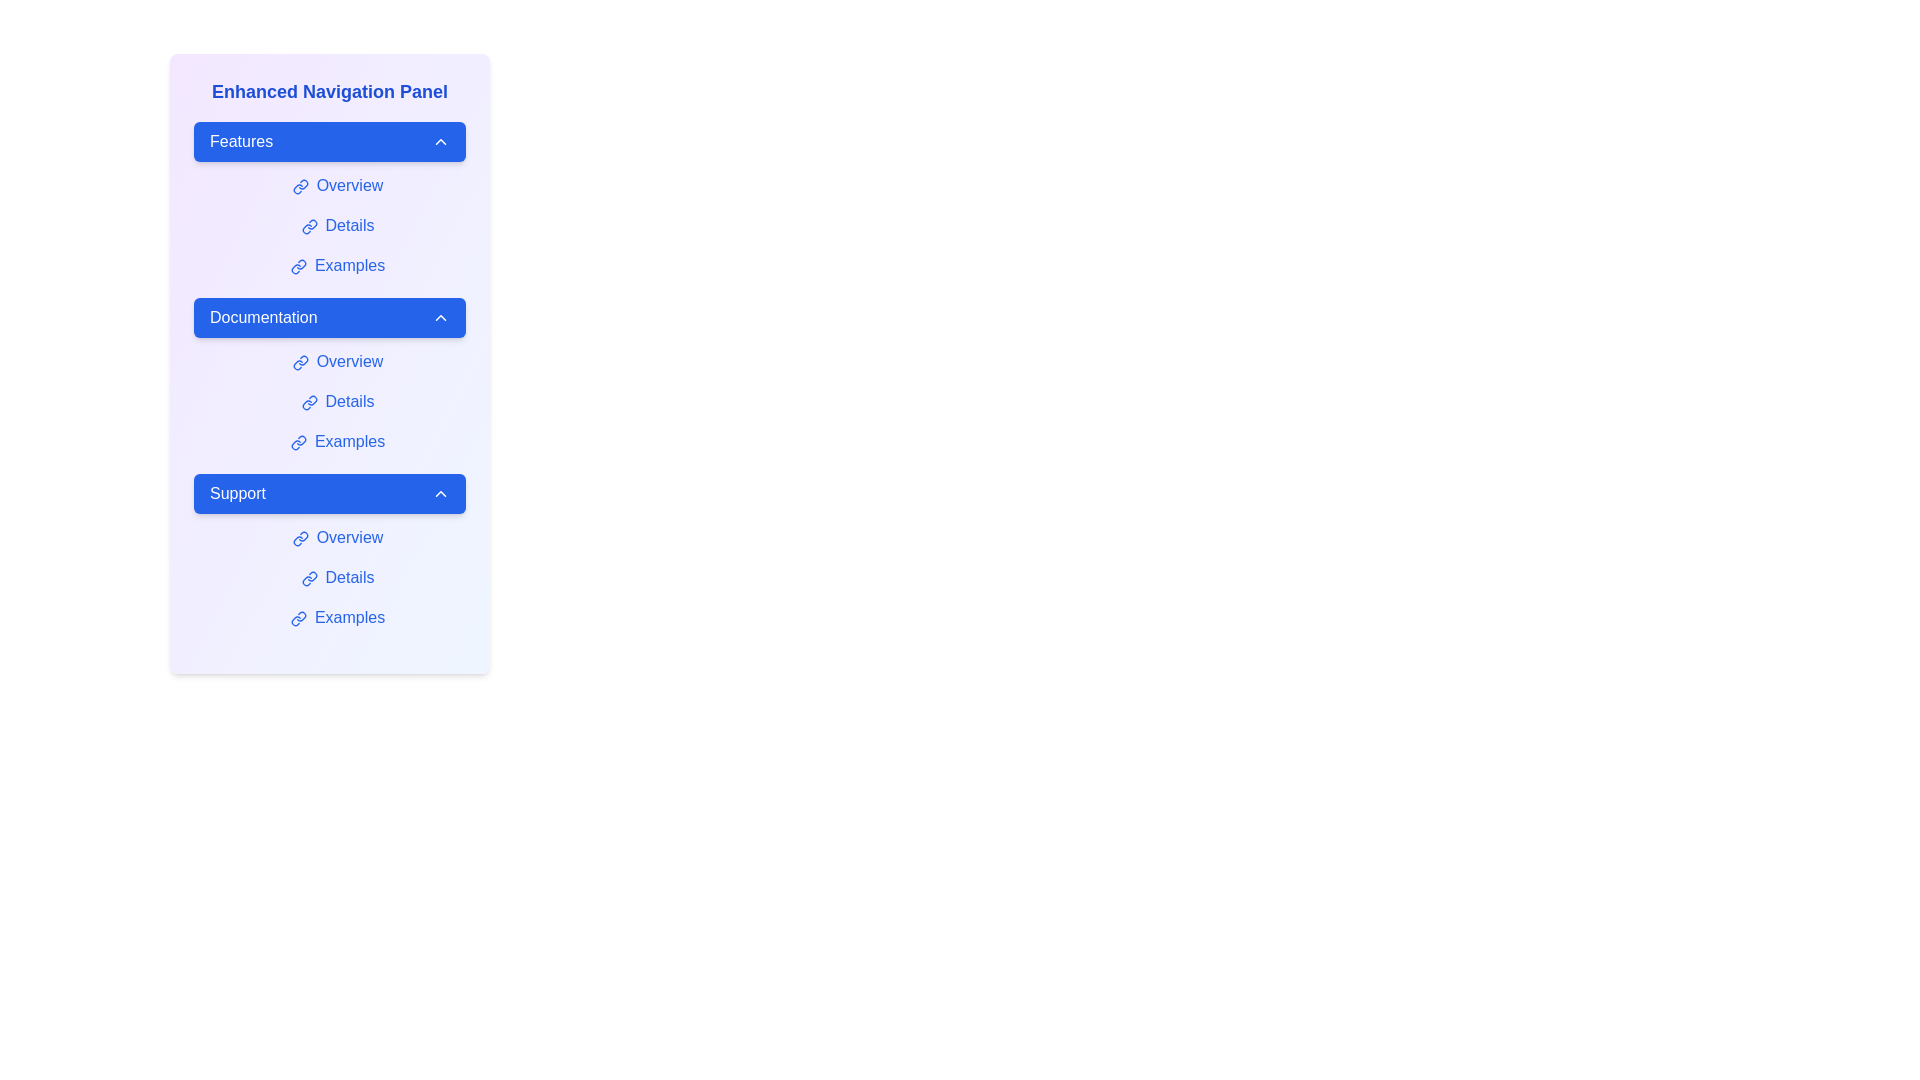 The width and height of the screenshot is (1920, 1080). What do you see at coordinates (308, 402) in the screenshot?
I see `the decorative icon that indicates the 'Details' link related to additional information in the 'Documentation' section of the expandable navigation panel` at bounding box center [308, 402].